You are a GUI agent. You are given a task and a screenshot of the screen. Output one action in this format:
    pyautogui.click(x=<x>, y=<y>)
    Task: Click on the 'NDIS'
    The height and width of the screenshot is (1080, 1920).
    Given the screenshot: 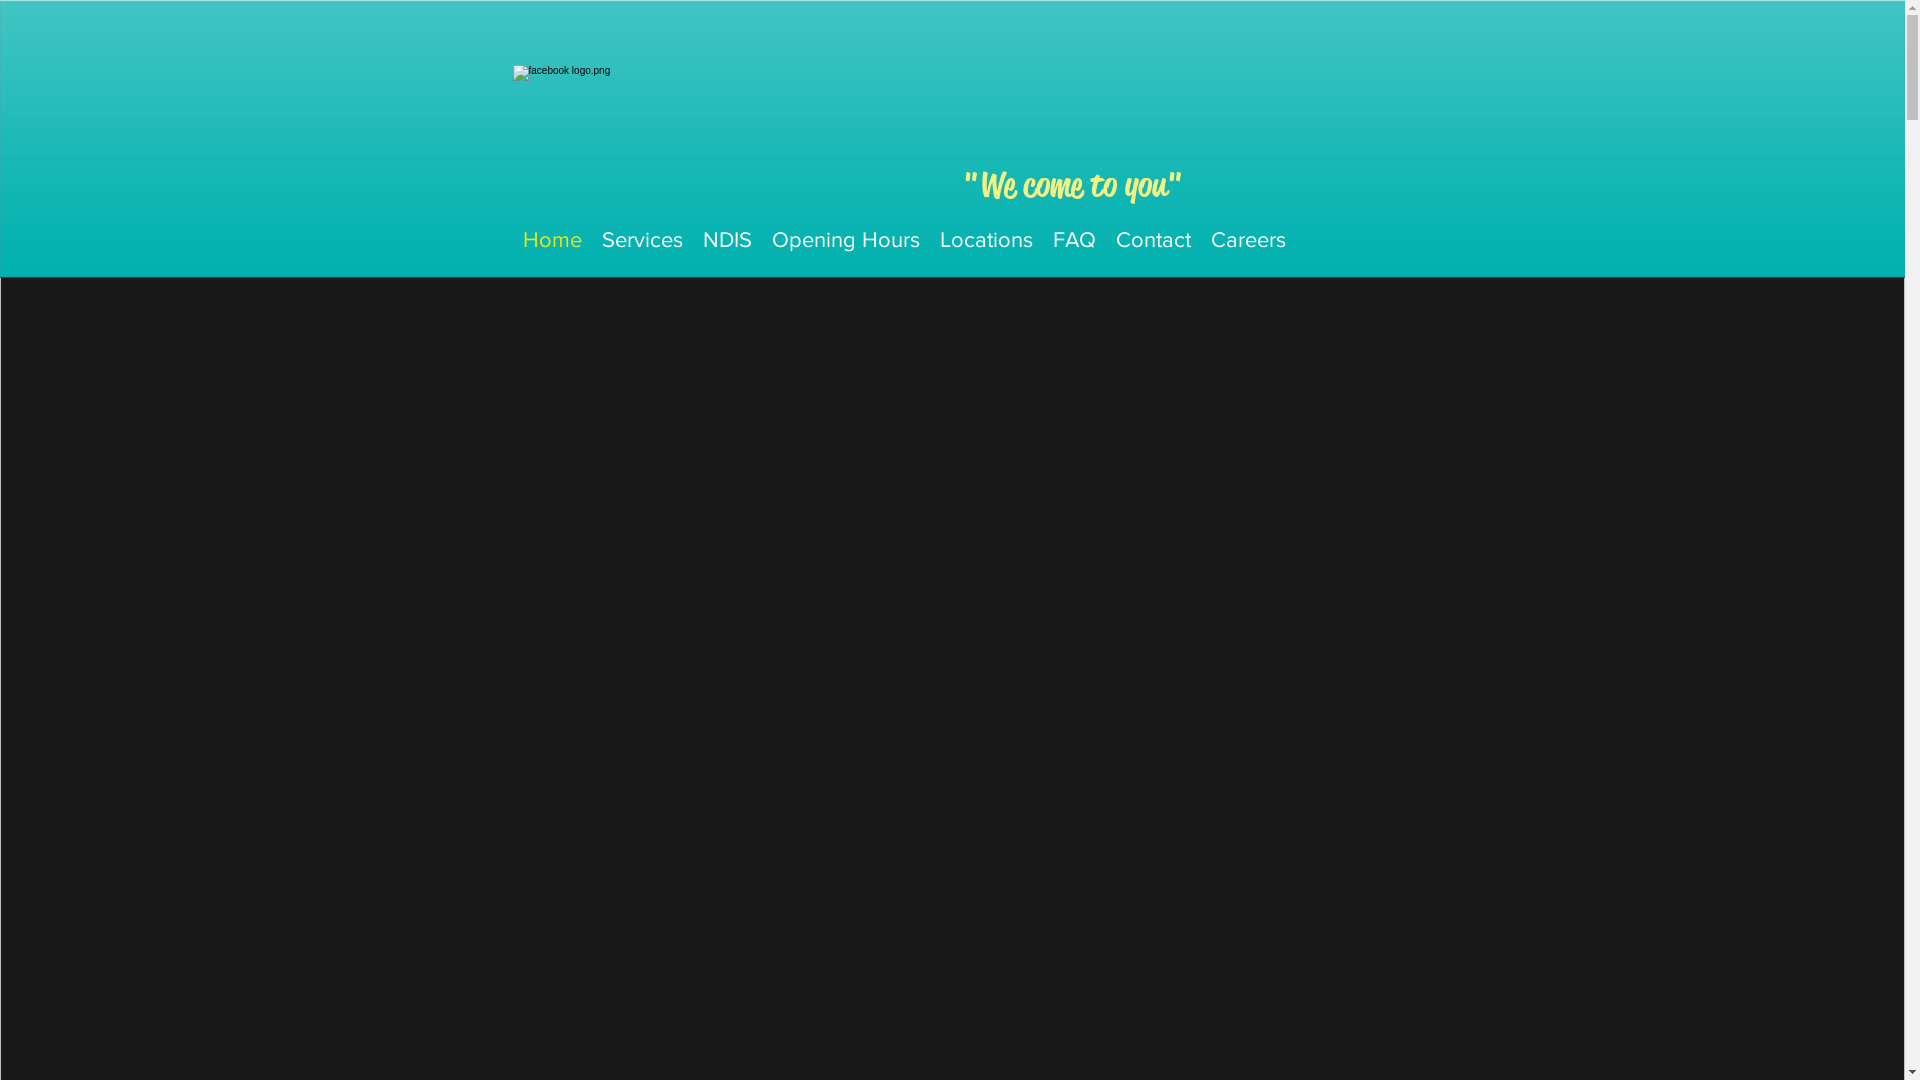 What is the action you would take?
    pyautogui.click(x=725, y=238)
    